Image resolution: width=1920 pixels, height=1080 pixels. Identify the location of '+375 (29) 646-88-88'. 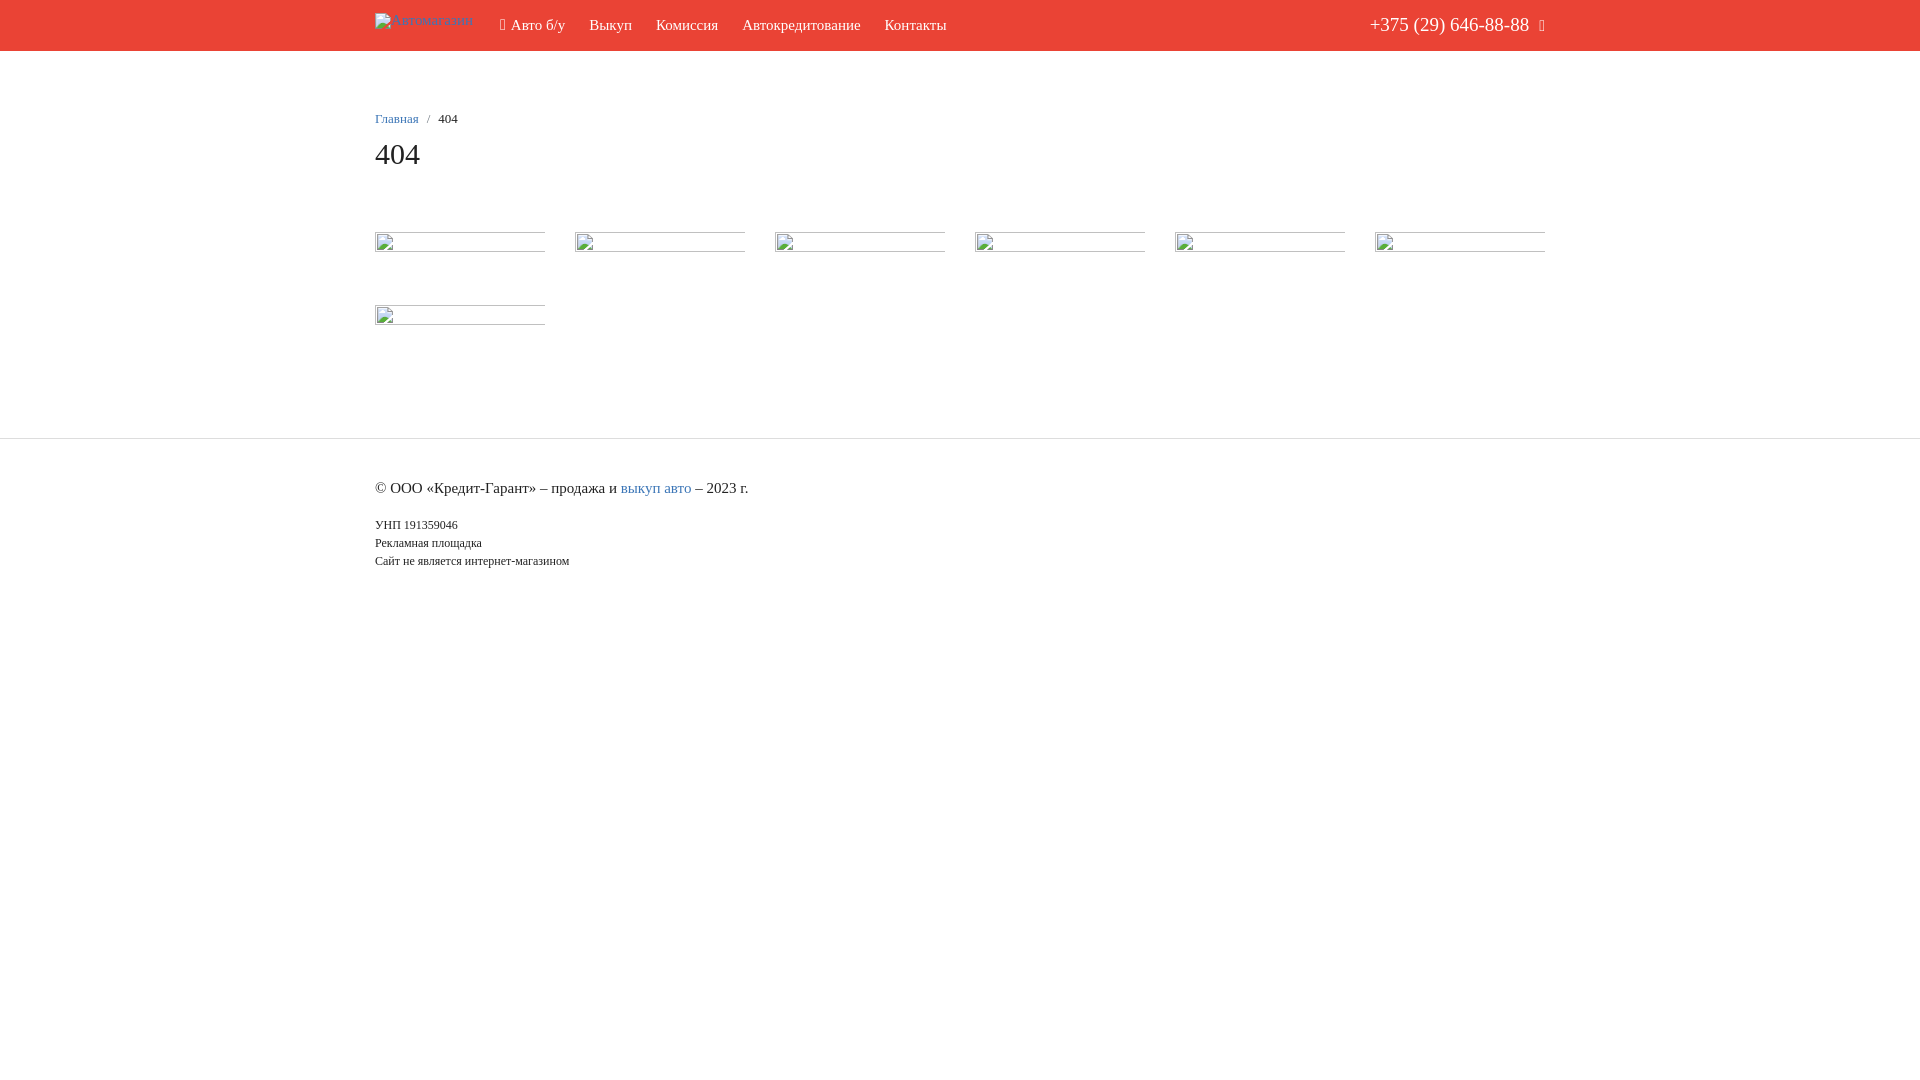
(1353, 25).